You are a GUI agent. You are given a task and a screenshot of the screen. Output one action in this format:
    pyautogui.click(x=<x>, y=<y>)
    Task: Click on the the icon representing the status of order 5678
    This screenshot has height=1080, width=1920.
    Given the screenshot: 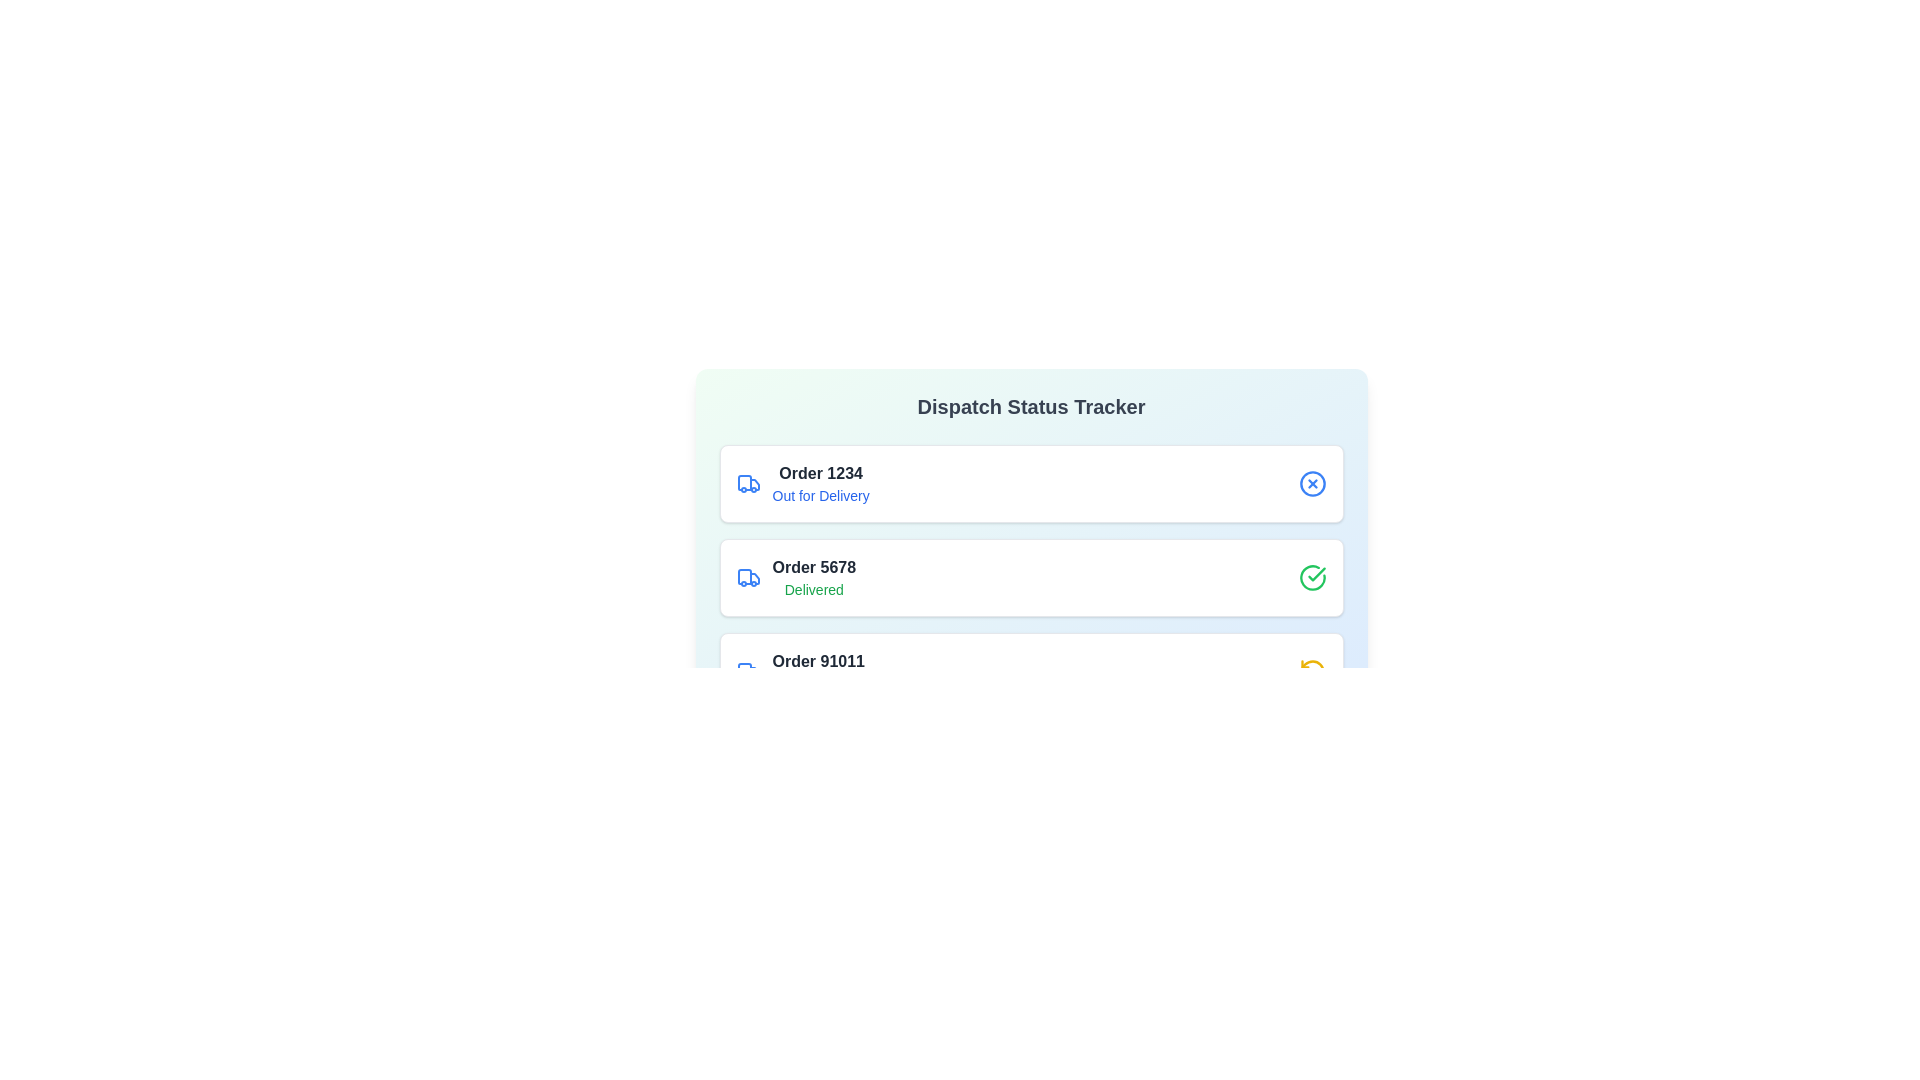 What is the action you would take?
    pyautogui.click(x=1312, y=578)
    